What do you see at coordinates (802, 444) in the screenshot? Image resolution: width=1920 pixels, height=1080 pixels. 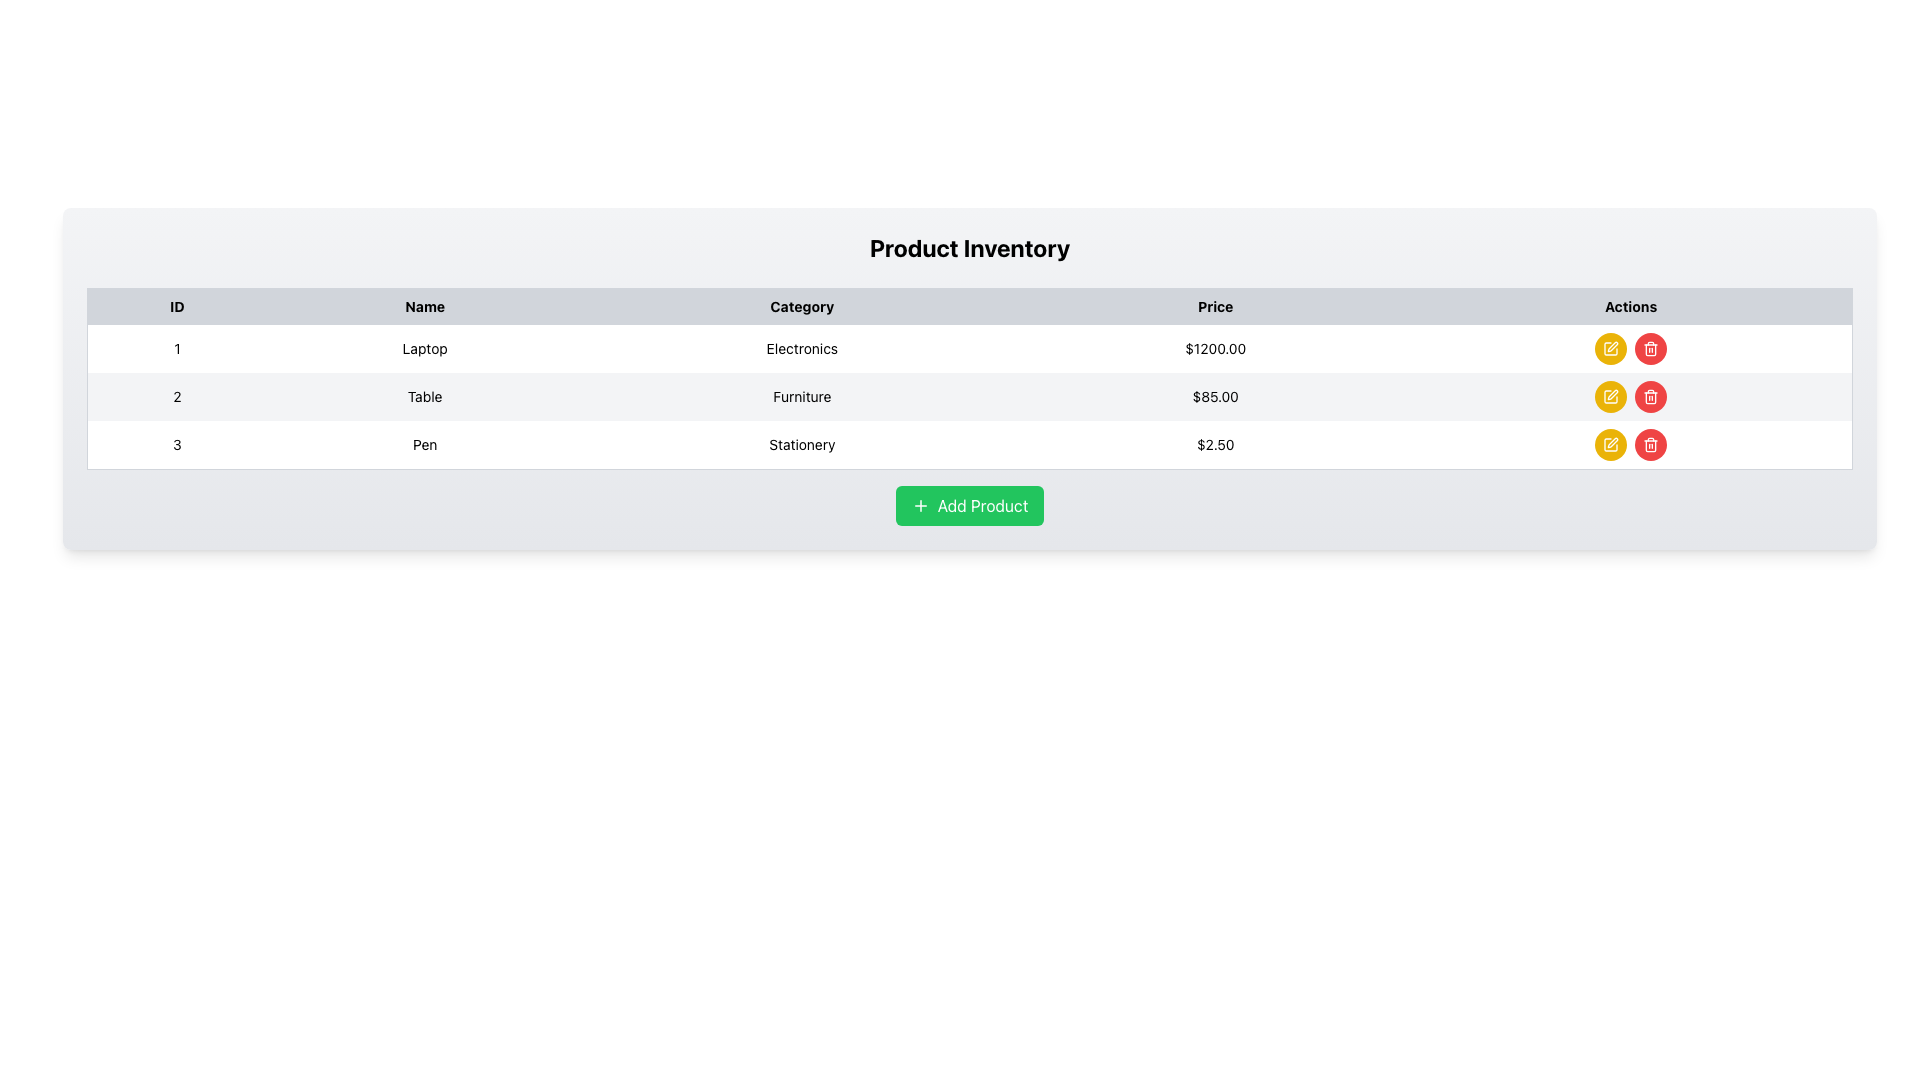 I see `the text label displaying 'Stationery' in the 'Category' column of the Product Inventory table, which is located between 'Pen' and '$2.50'` at bounding box center [802, 444].